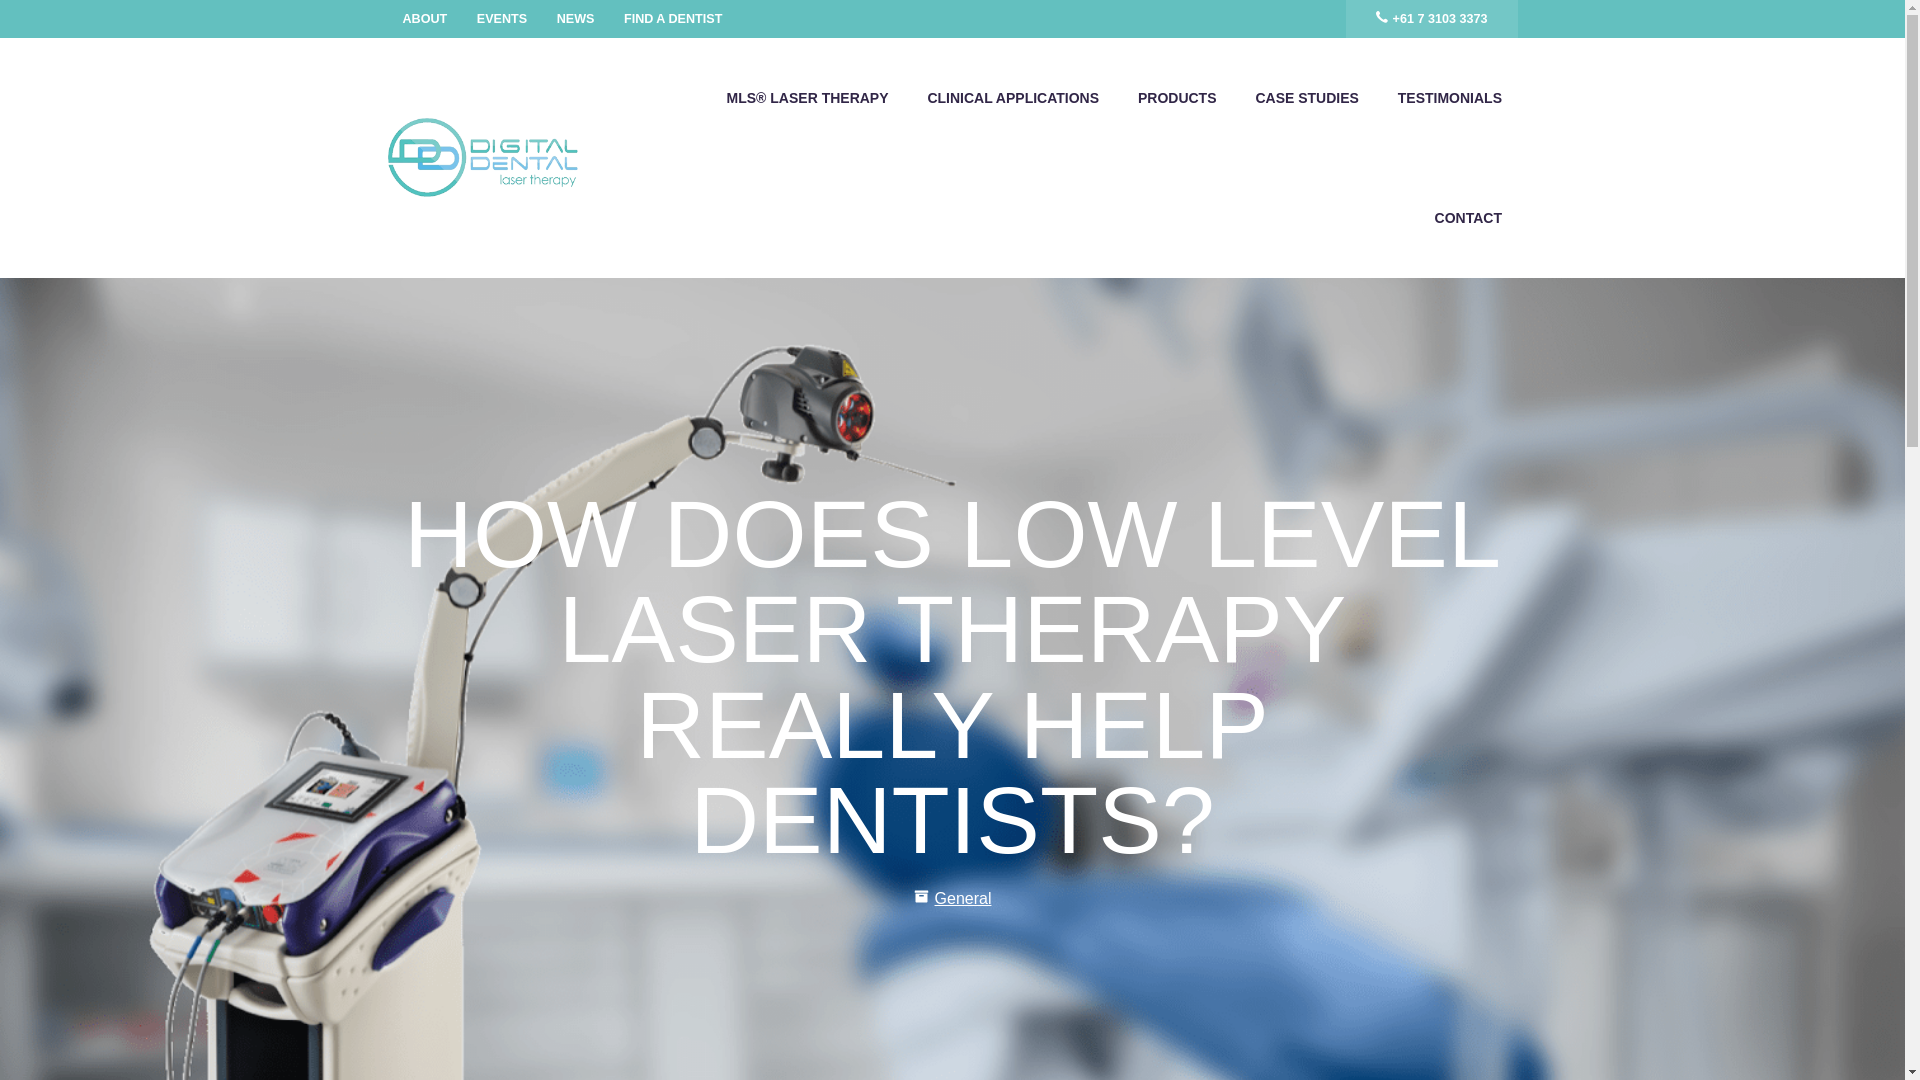 Image resolution: width=1920 pixels, height=1080 pixels. Describe the element at coordinates (575, 19) in the screenshot. I see `'NEWS'` at that location.